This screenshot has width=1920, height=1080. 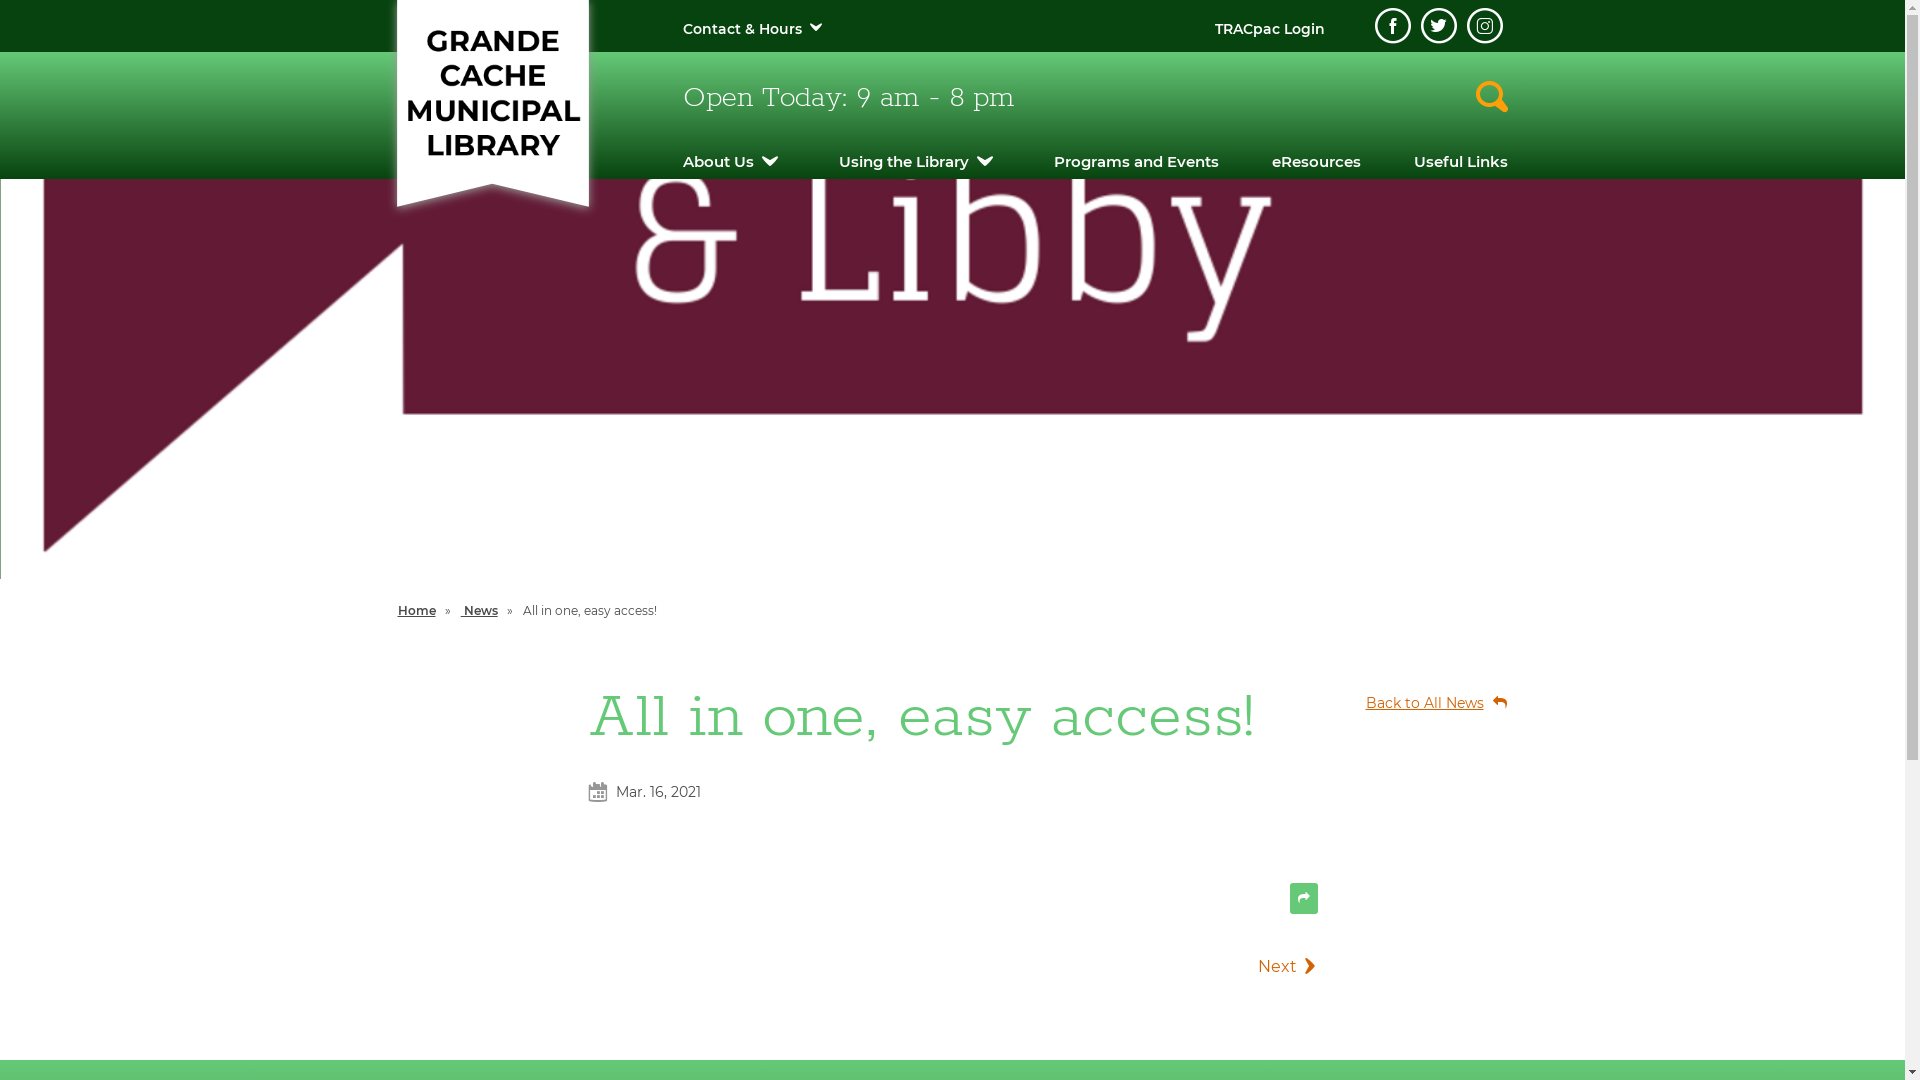 I want to click on 'Programs and Events', so click(x=1053, y=160).